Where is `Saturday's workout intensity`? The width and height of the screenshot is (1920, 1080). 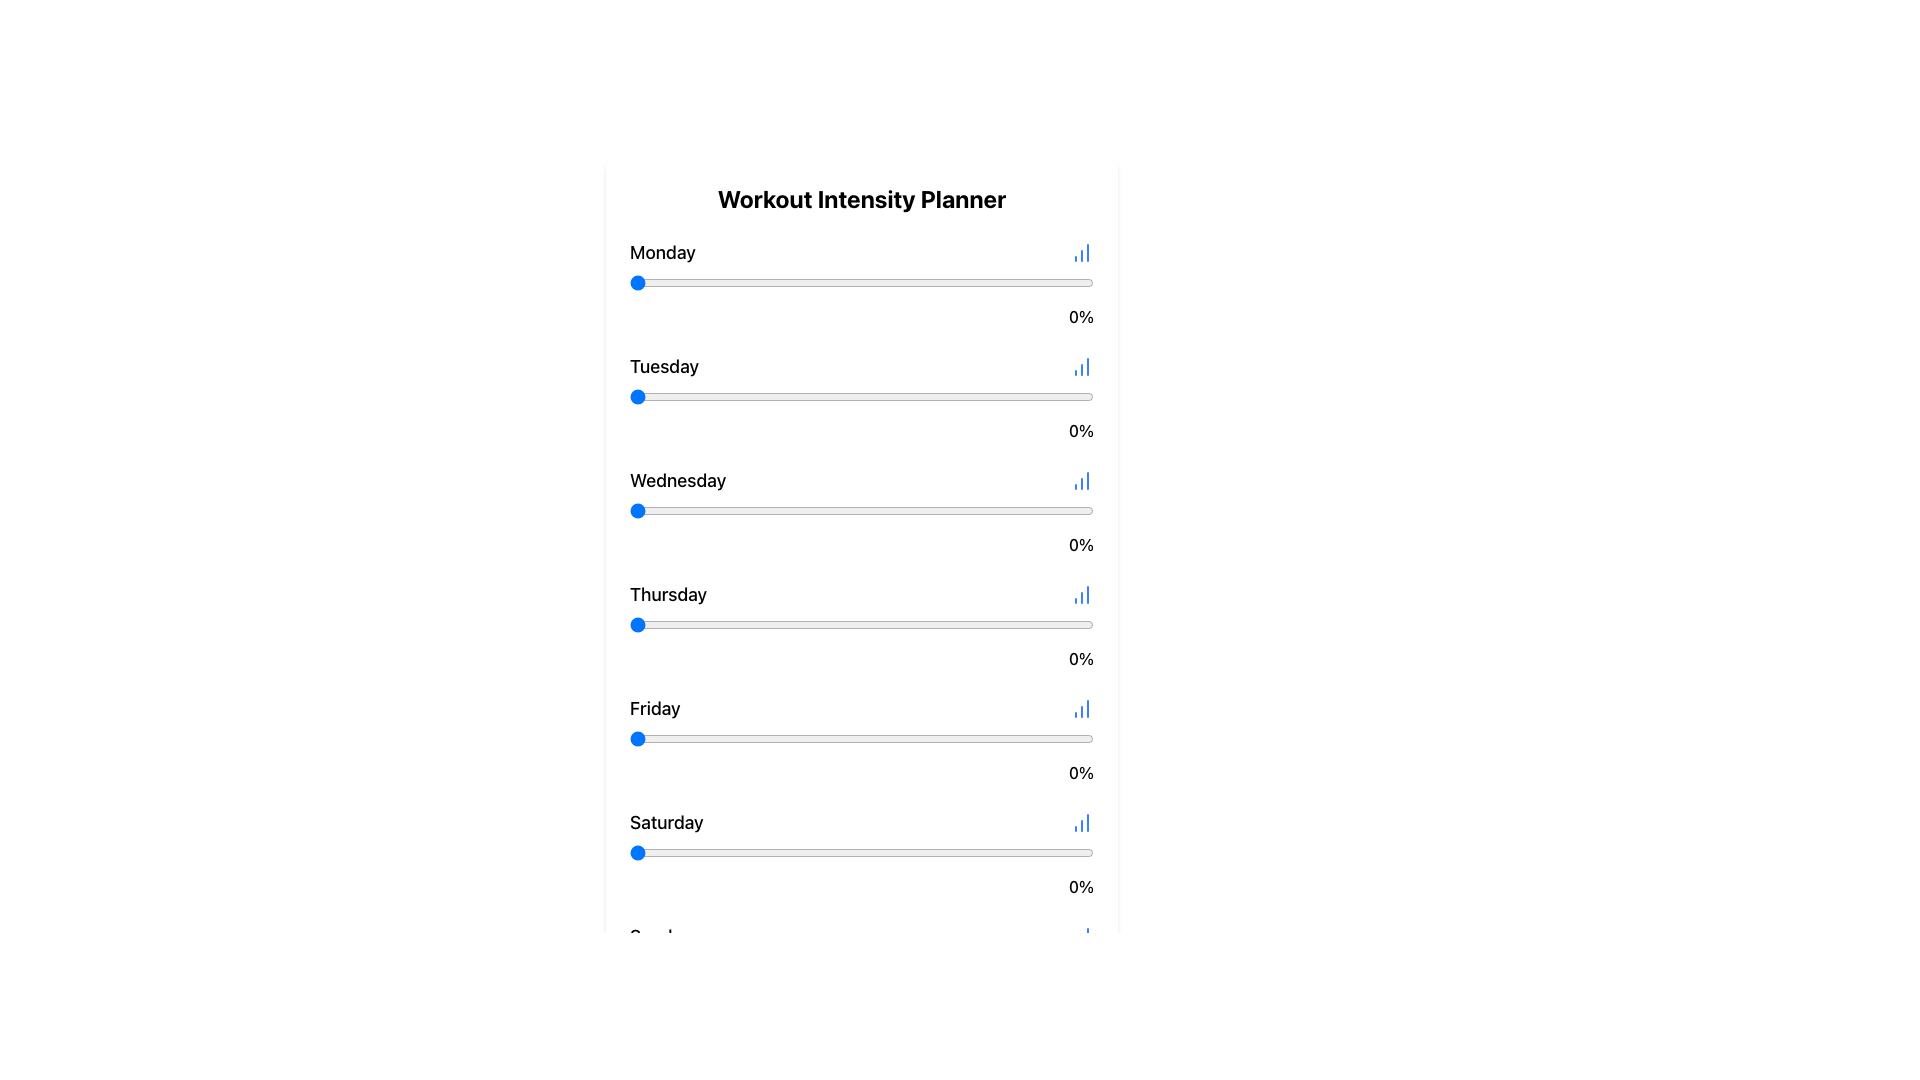 Saturday's workout intensity is located at coordinates (754, 852).